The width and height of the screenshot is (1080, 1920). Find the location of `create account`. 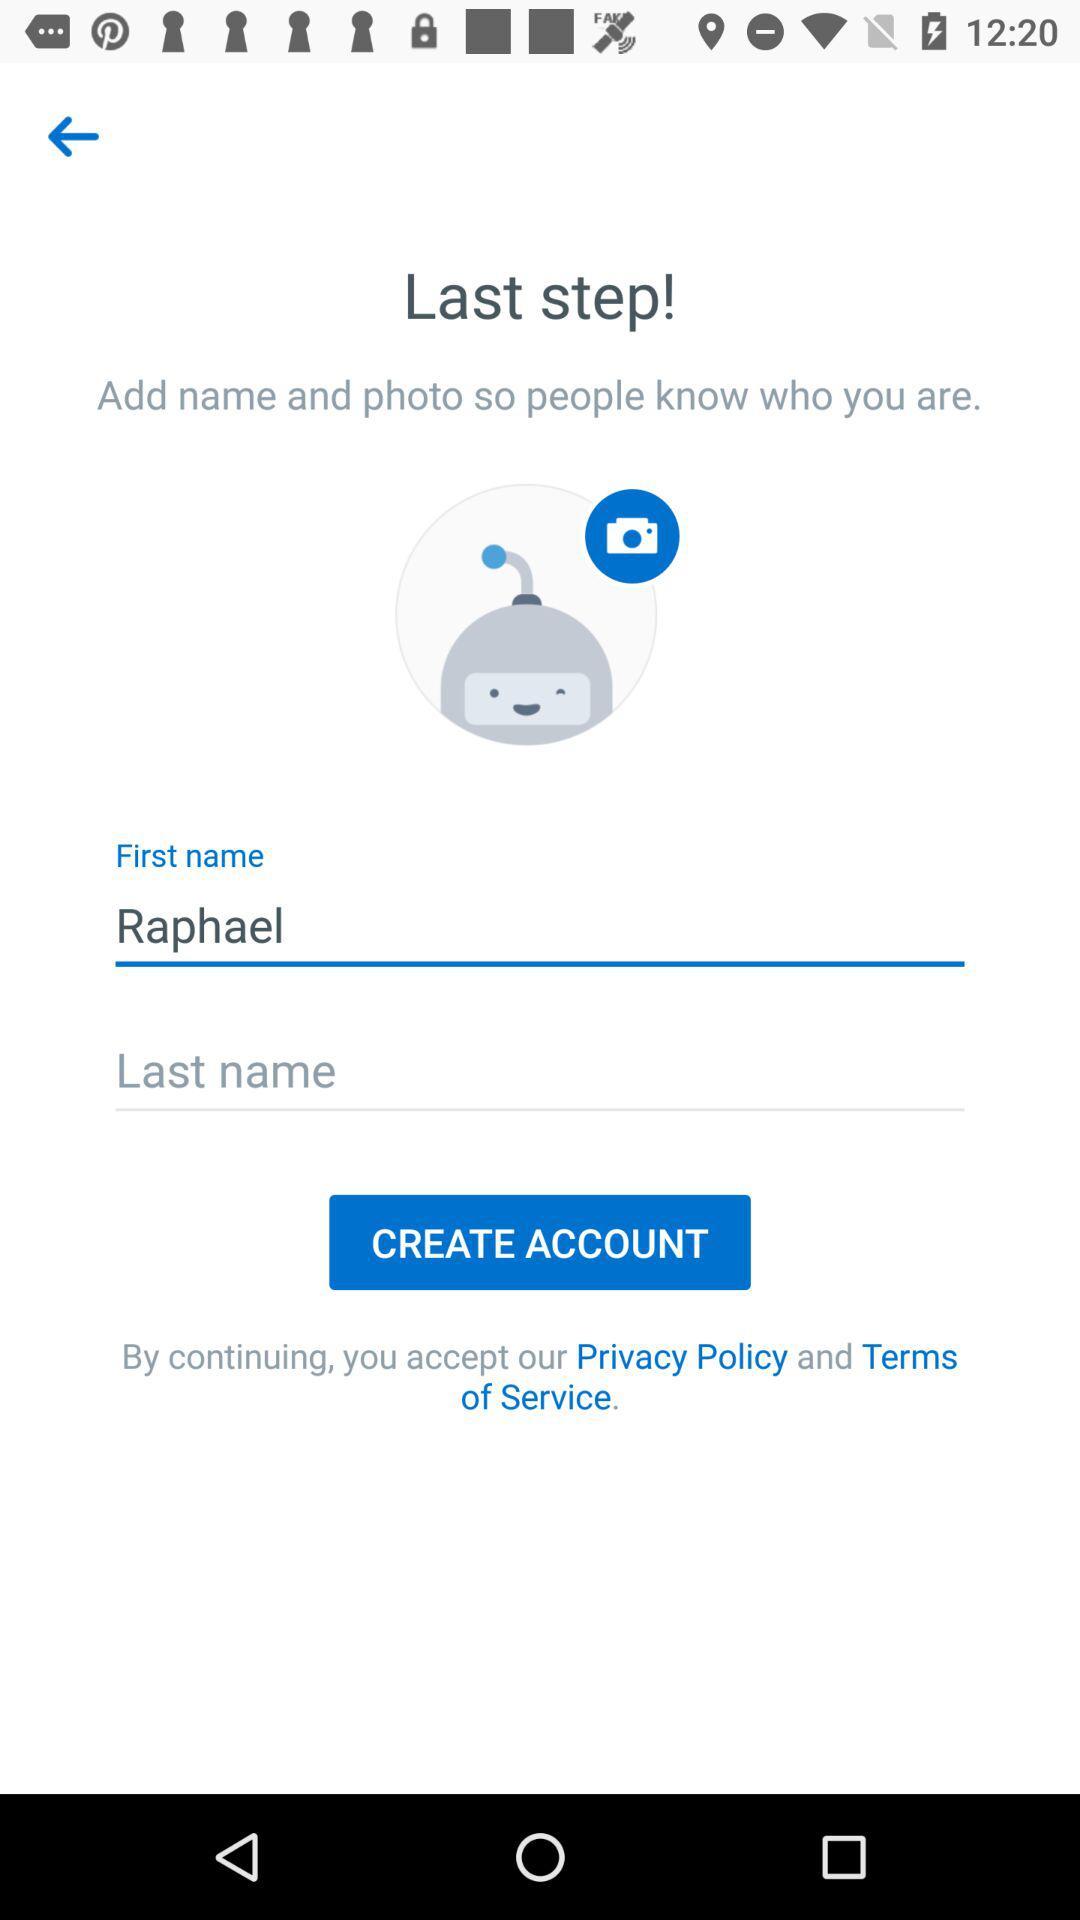

create account is located at coordinates (540, 1241).